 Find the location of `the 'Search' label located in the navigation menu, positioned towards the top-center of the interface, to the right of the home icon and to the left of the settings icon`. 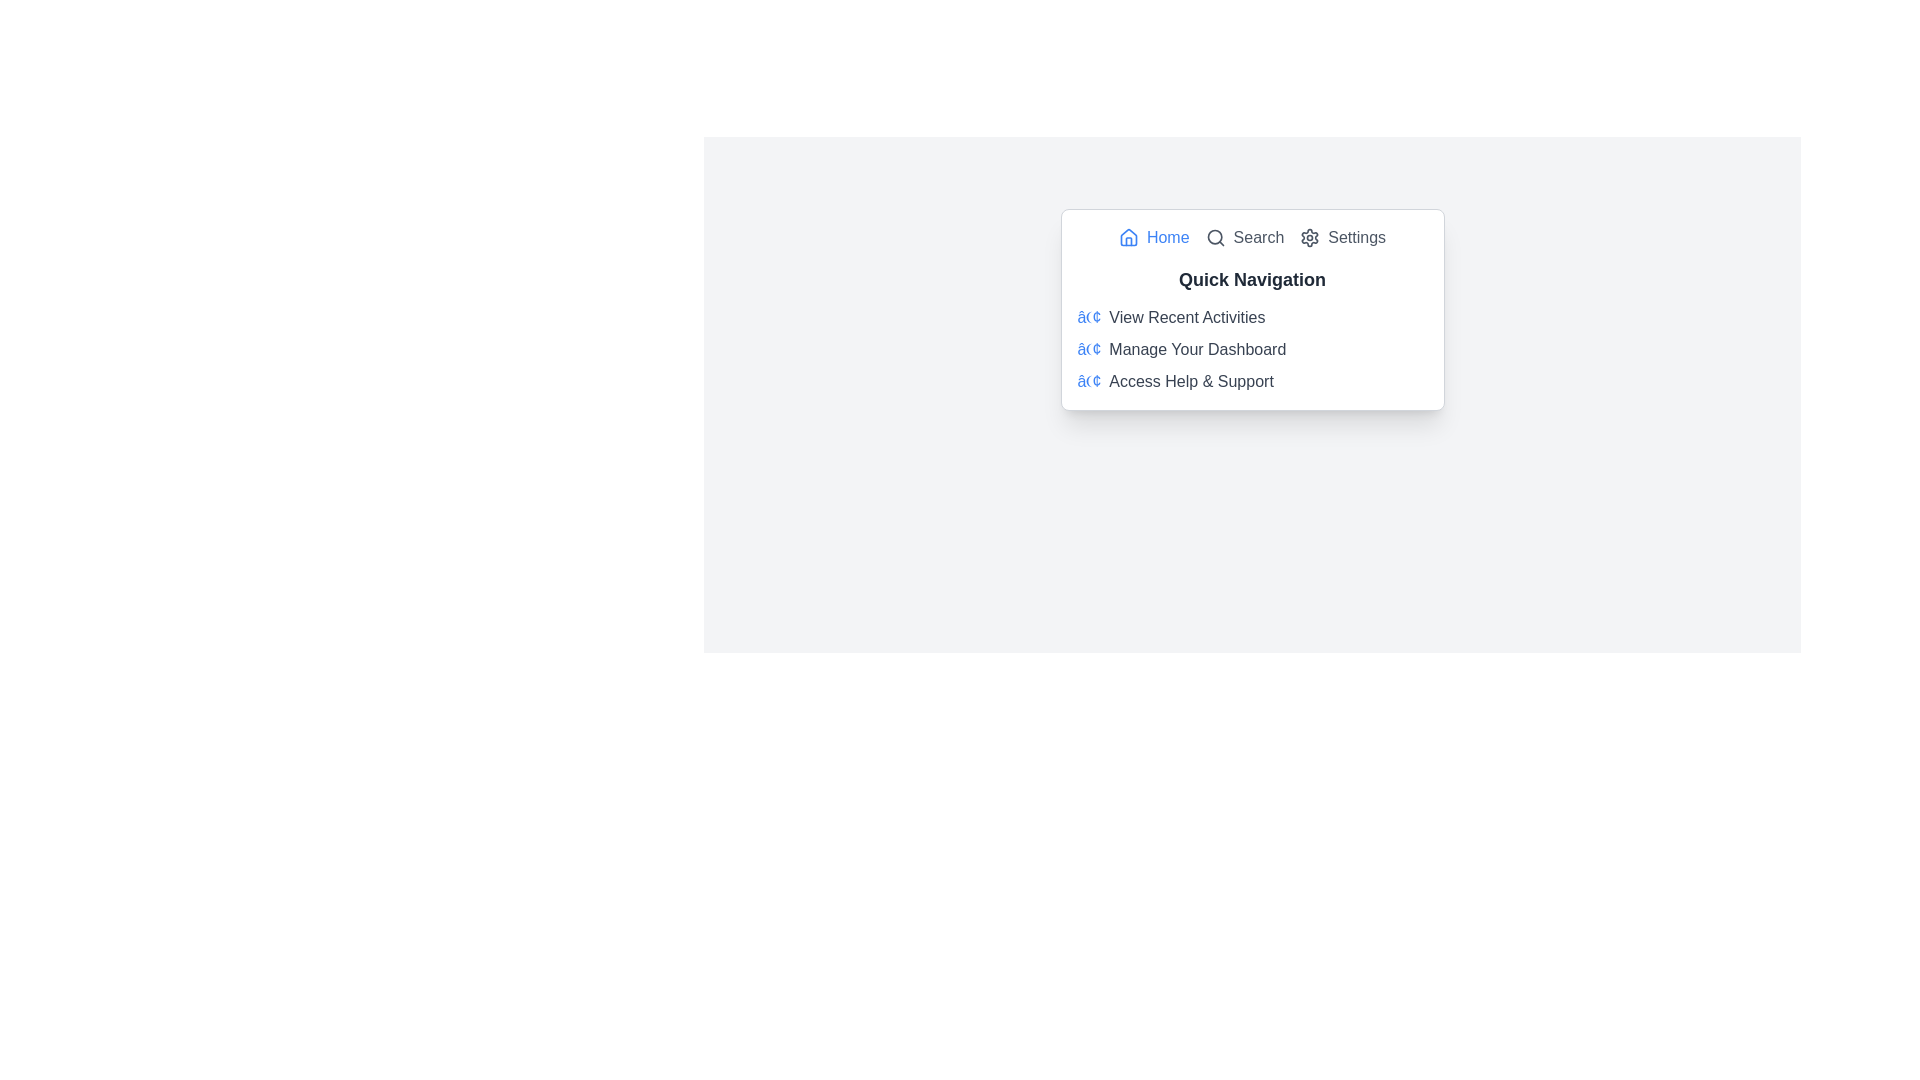

the 'Search' label located in the navigation menu, positioned towards the top-center of the interface, to the right of the home icon and to the left of the settings icon is located at coordinates (1257, 237).